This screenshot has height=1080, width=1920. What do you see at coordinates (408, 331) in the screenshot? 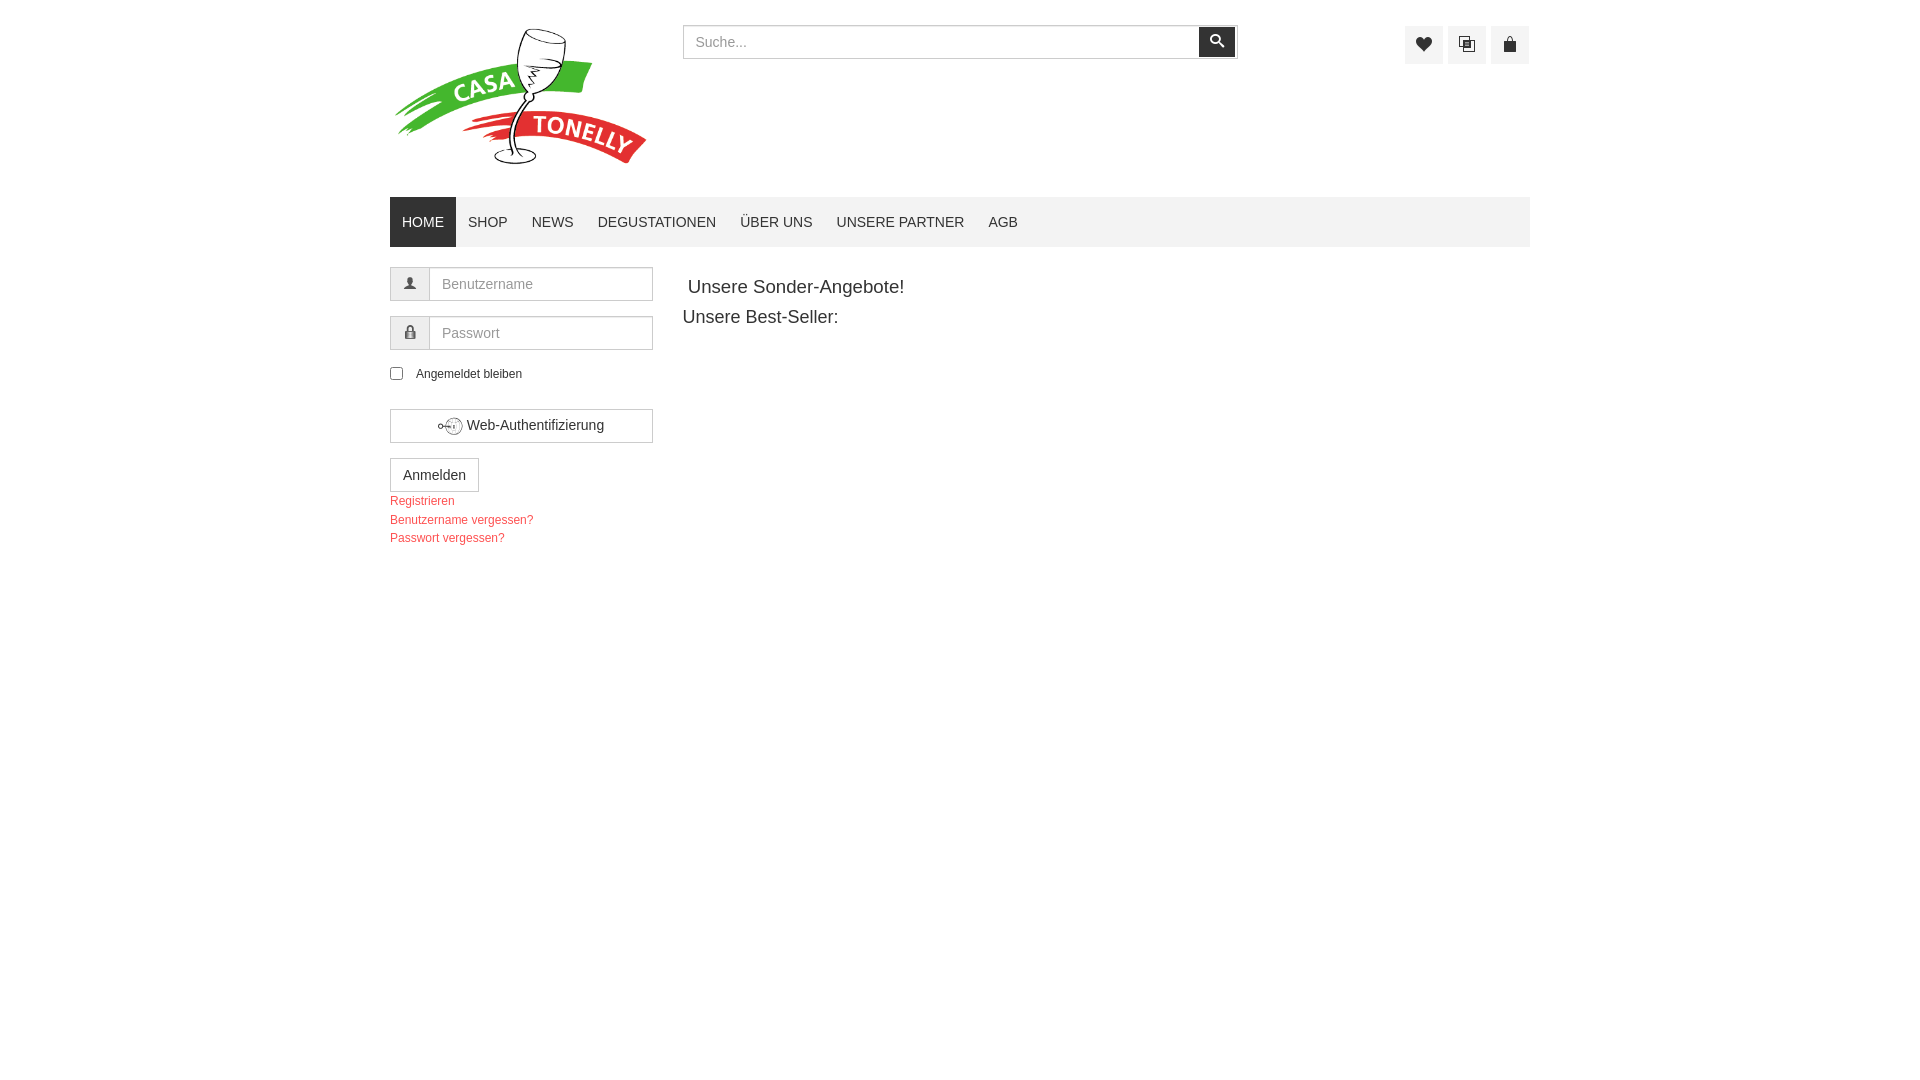
I see `'Passwort'` at bounding box center [408, 331].